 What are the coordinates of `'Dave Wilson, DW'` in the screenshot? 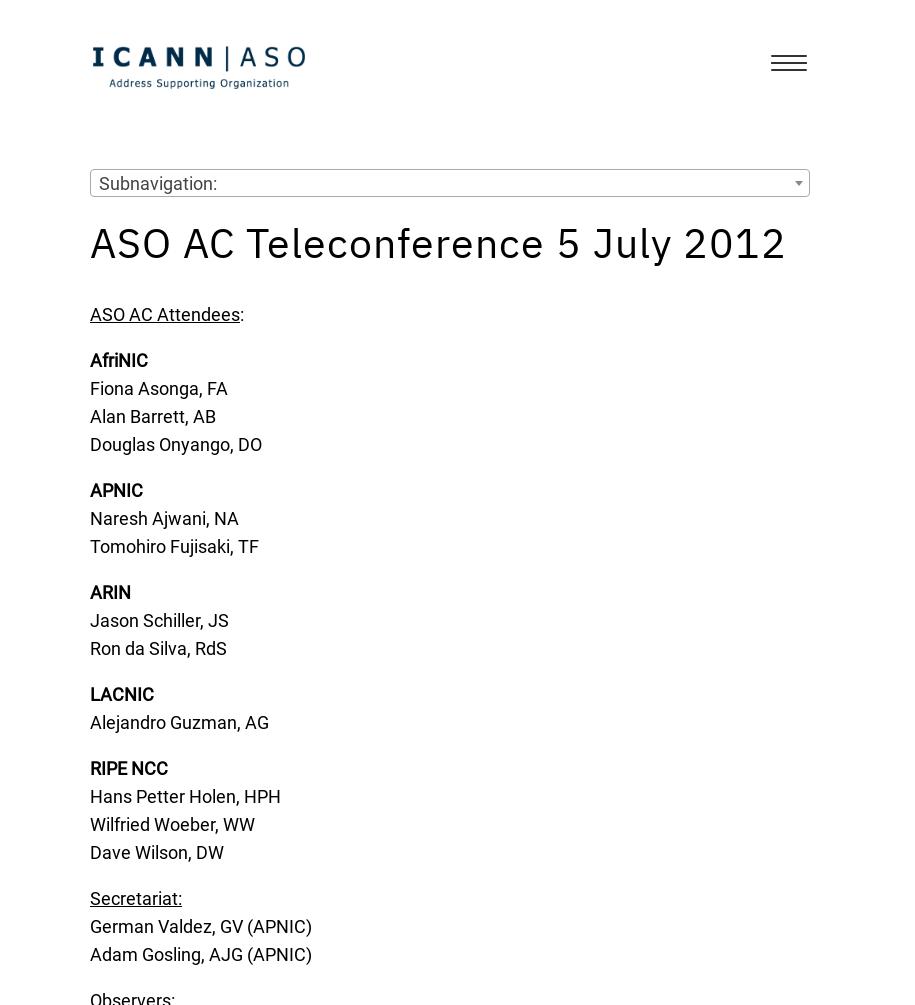 It's located at (156, 851).